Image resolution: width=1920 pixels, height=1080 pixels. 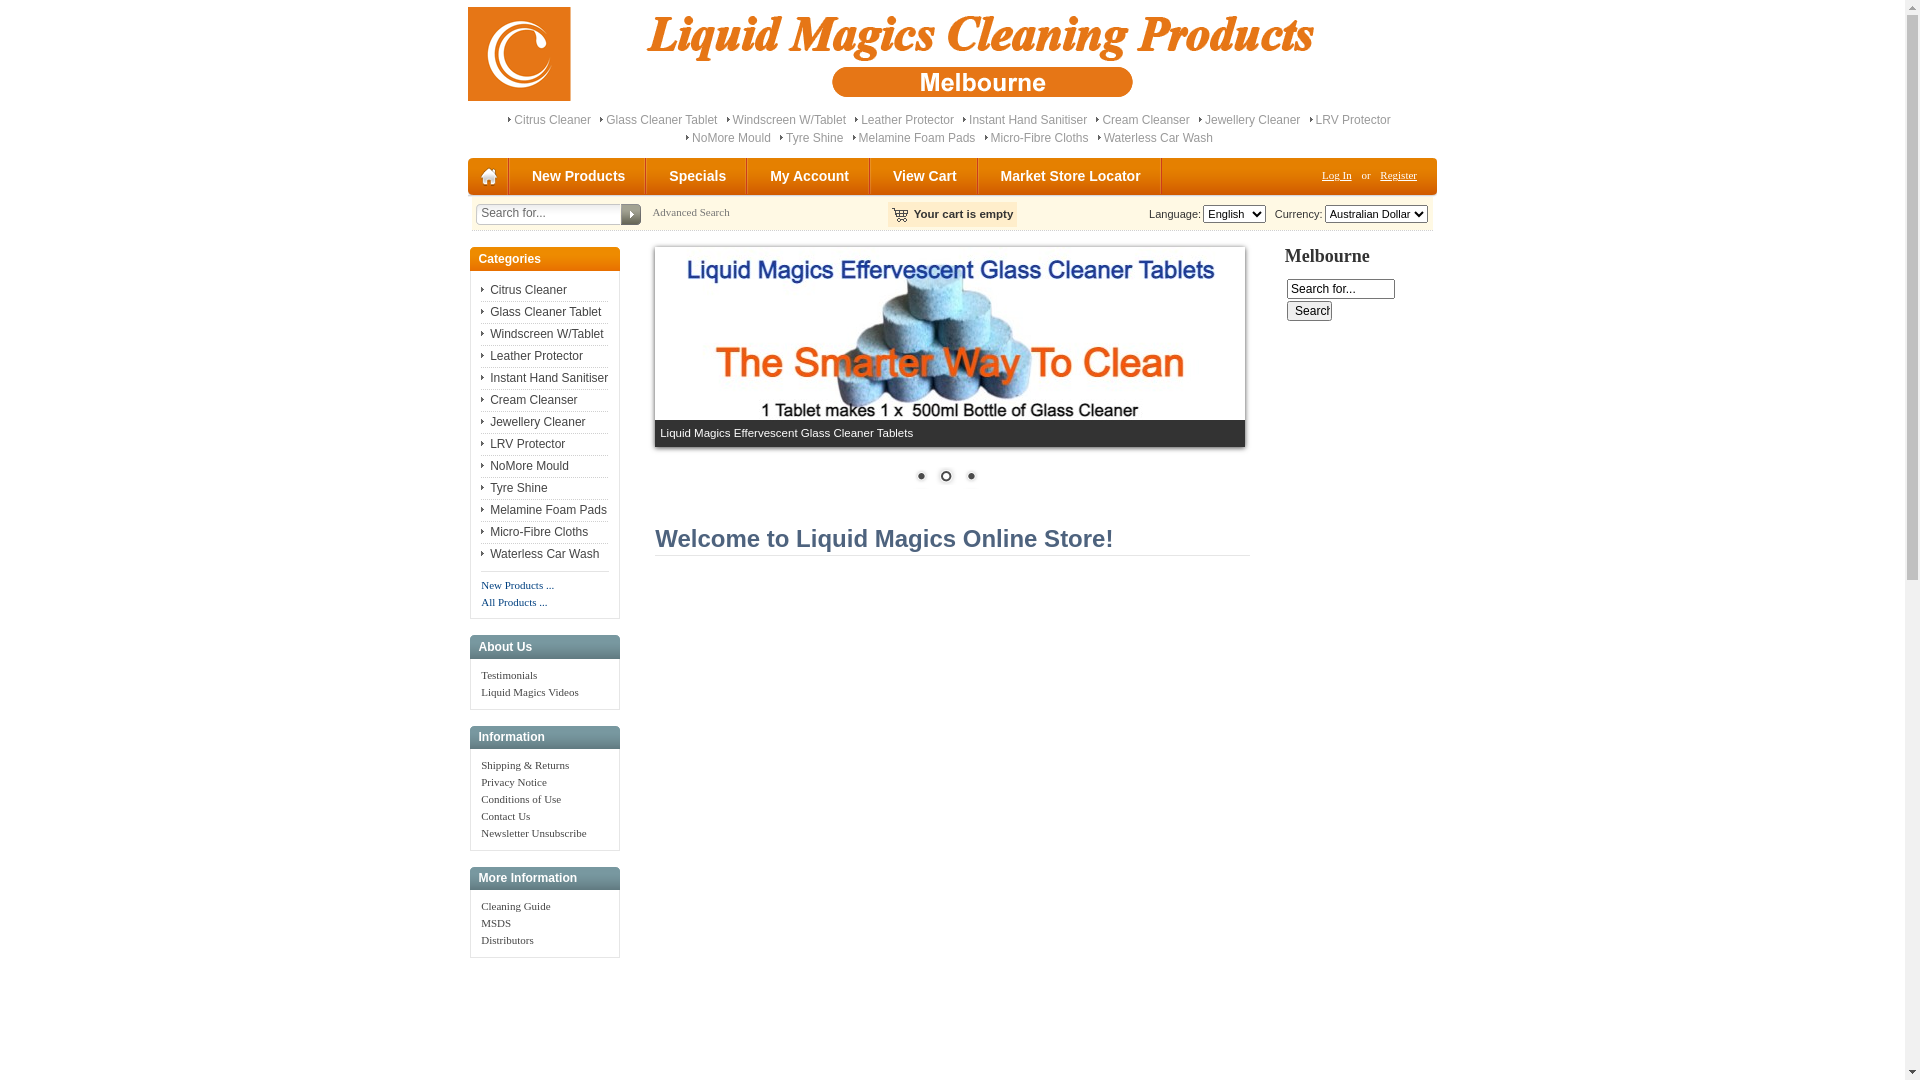 What do you see at coordinates (944, 478) in the screenshot?
I see `'2'` at bounding box center [944, 478].